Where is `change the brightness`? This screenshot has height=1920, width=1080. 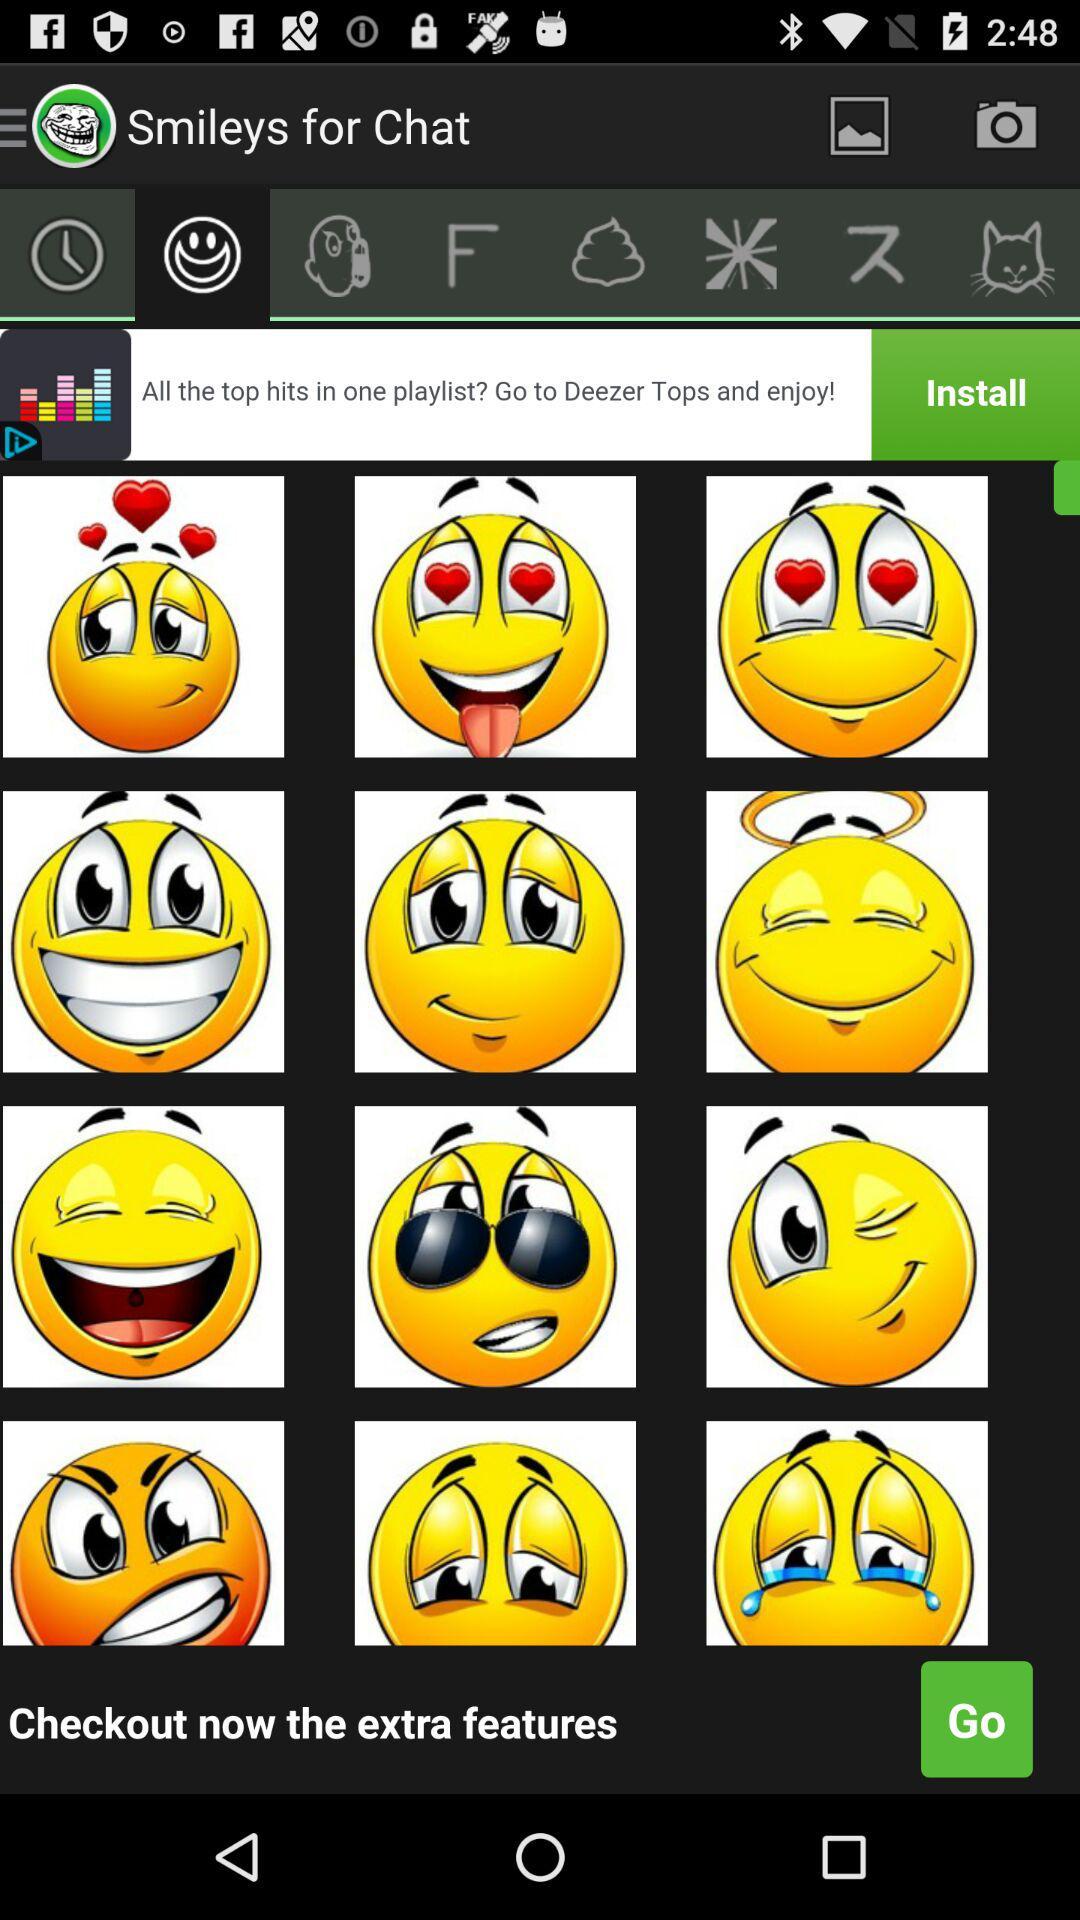
change the brightness is located at coordinates (742, 253).